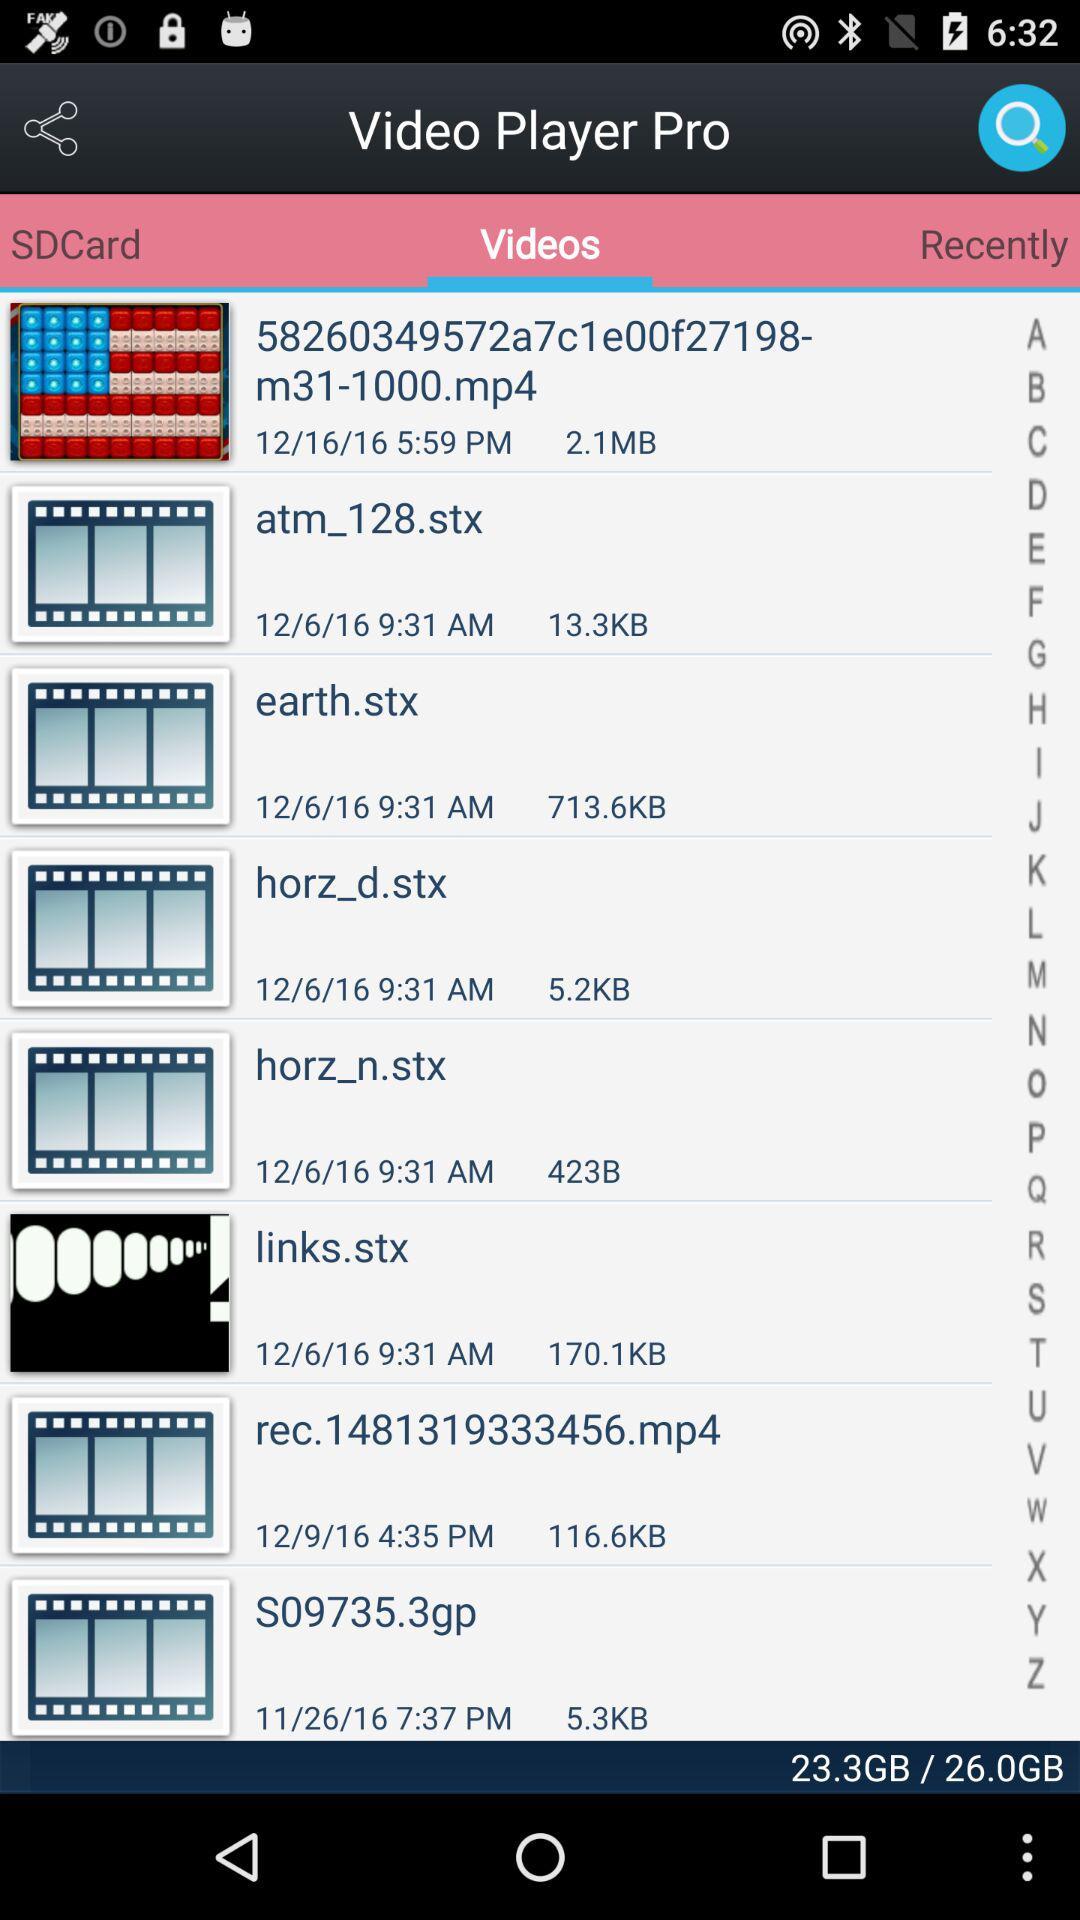  Describe the element at coordinates (51, 136) in the screenshot. I see `the share icon` at that location.